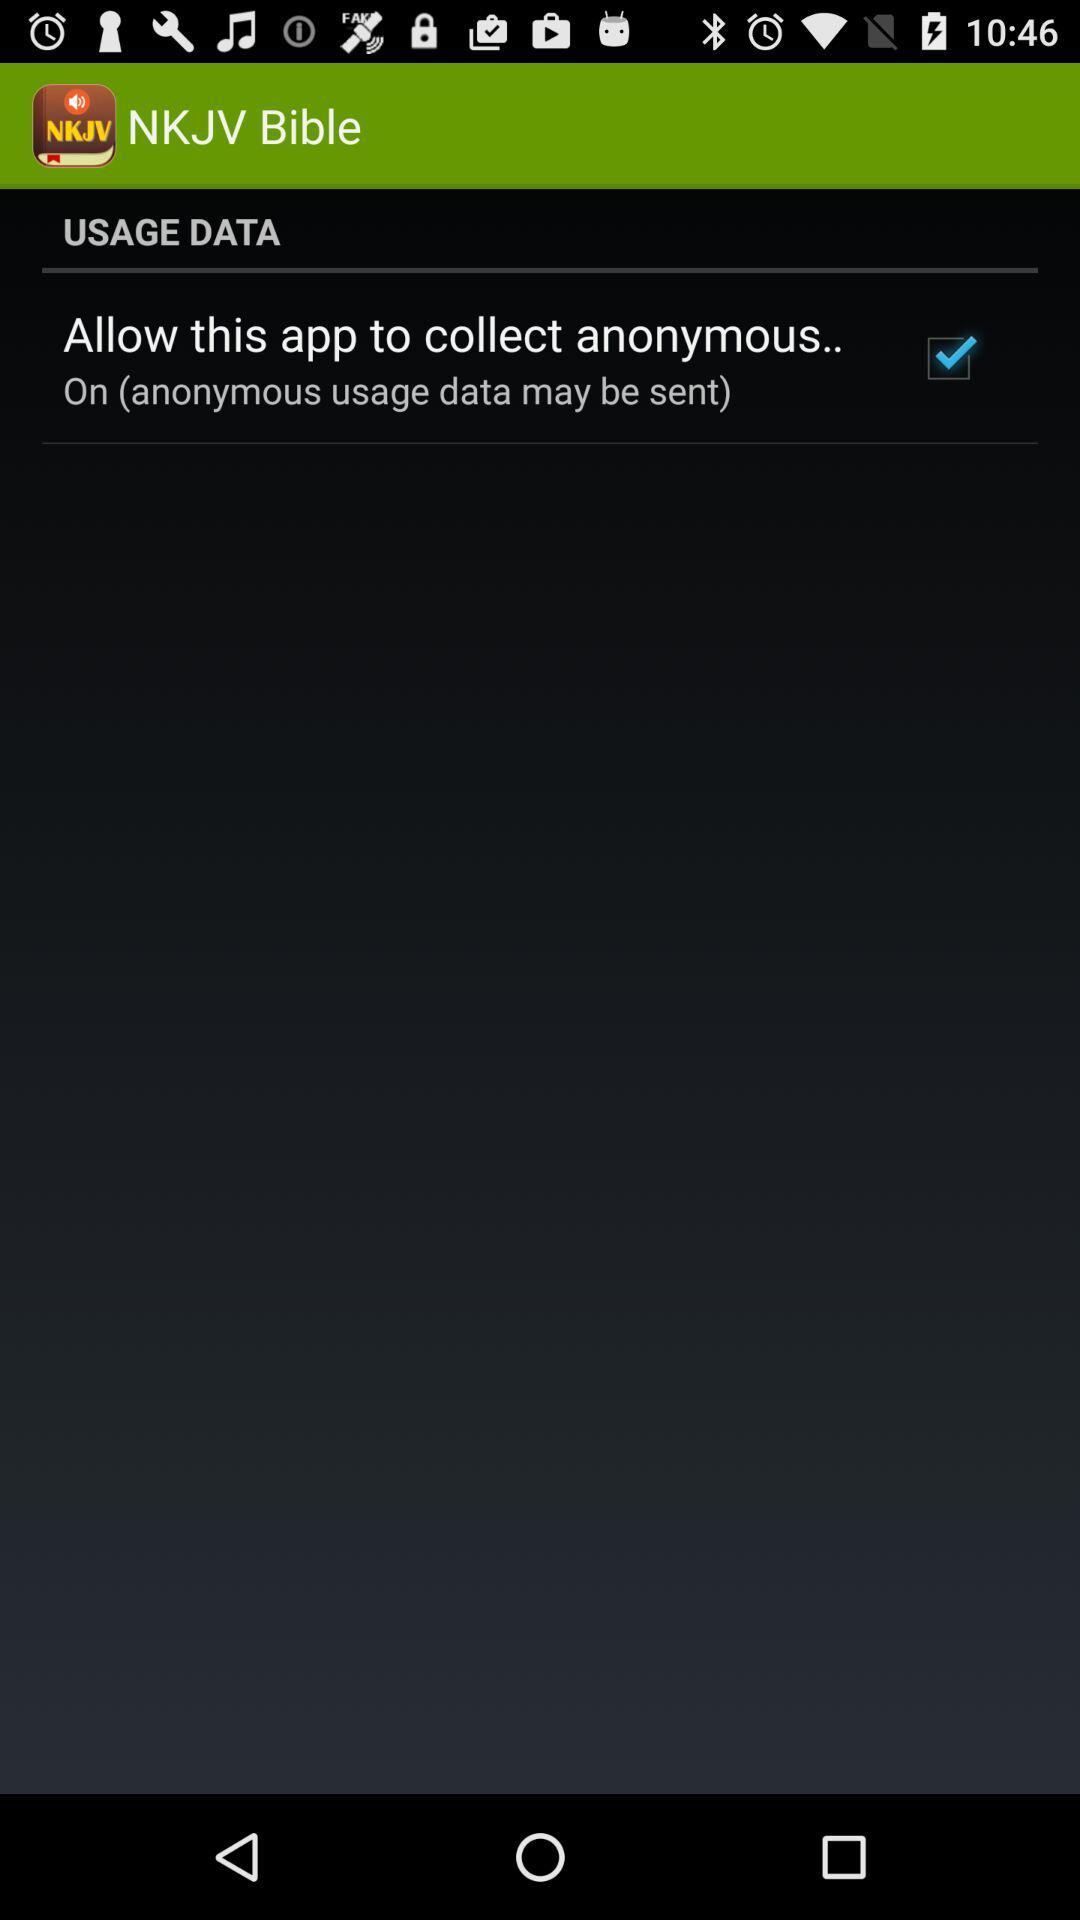  What do you see at coordinates (463, 333) in the screenshot?
I see `item above on anonymous usage item` at bounding box center [463, 333].